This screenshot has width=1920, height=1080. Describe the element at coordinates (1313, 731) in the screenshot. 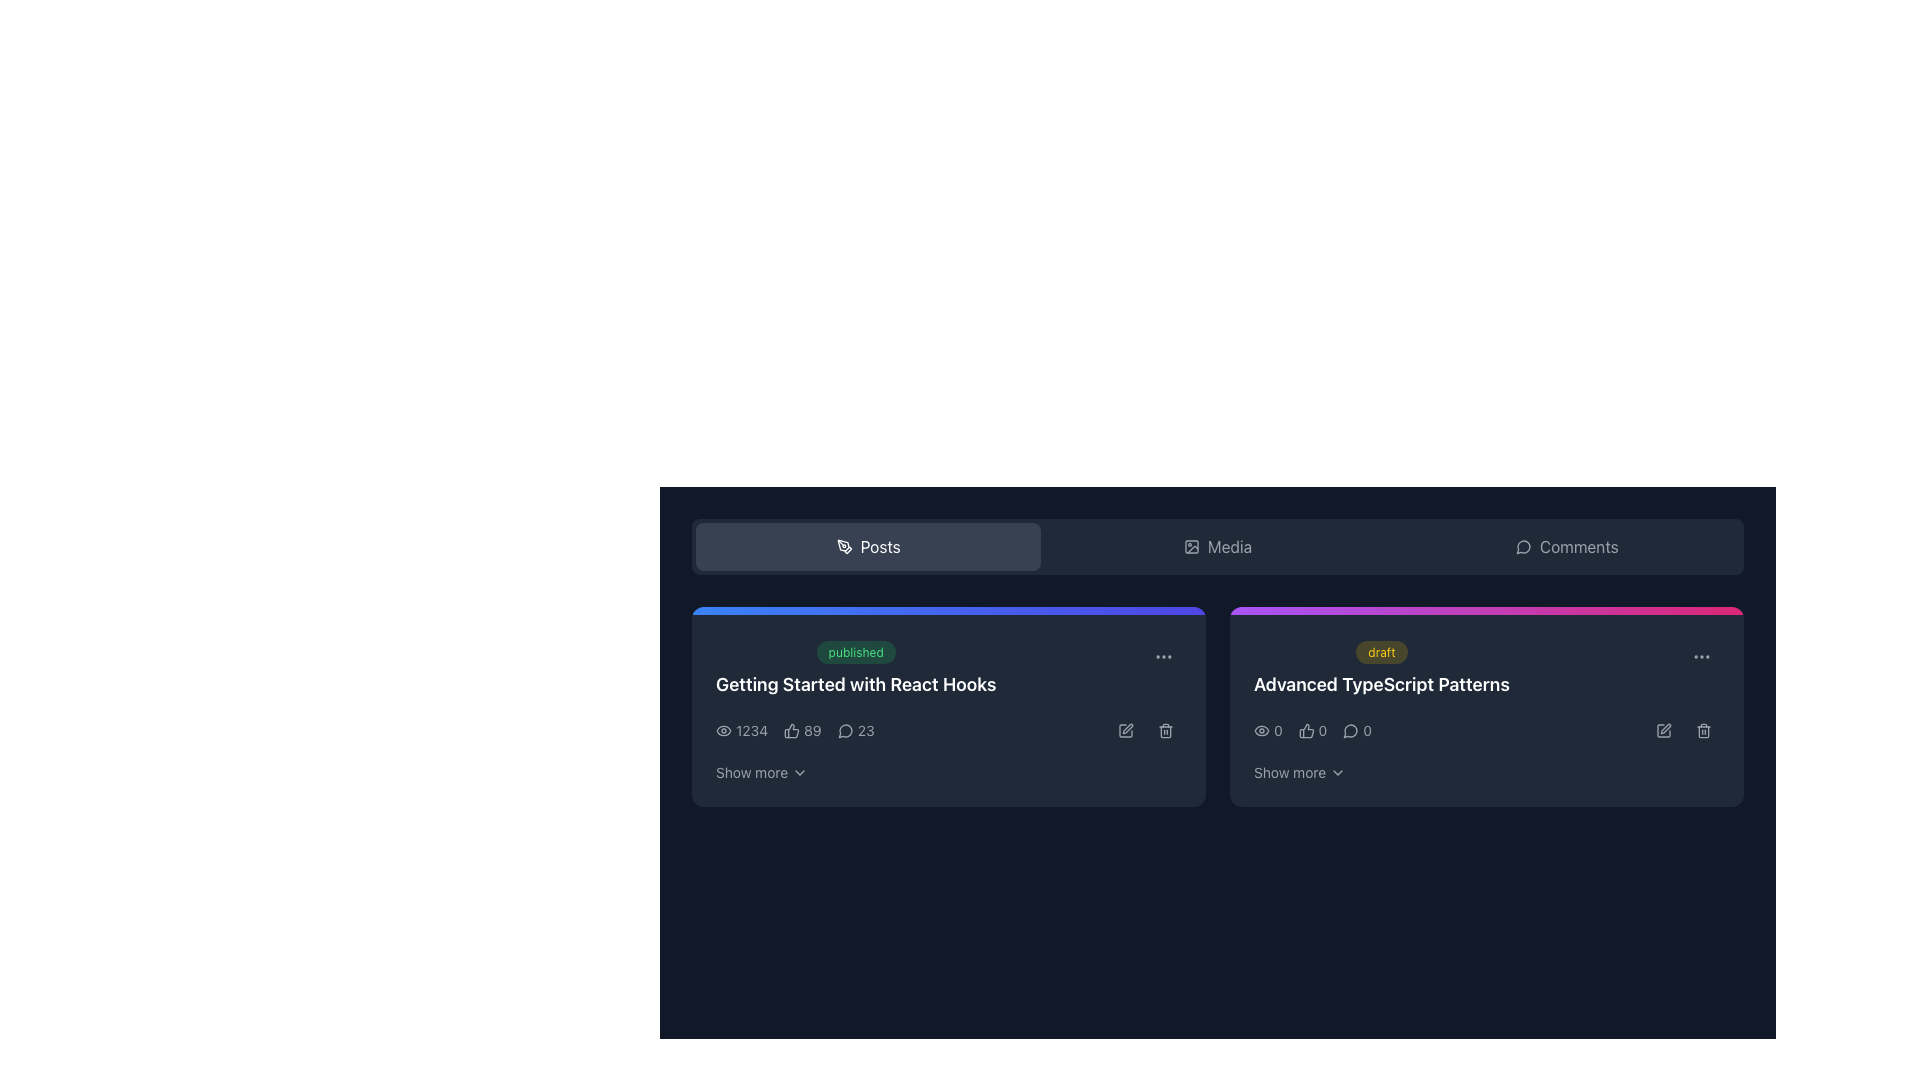

I see `the thumbs-up icon with the numeric count indicator displaying '0', located in the second card titled 'Advanced TypeScript Patterns' on the right-hand side of the interface` at that location.